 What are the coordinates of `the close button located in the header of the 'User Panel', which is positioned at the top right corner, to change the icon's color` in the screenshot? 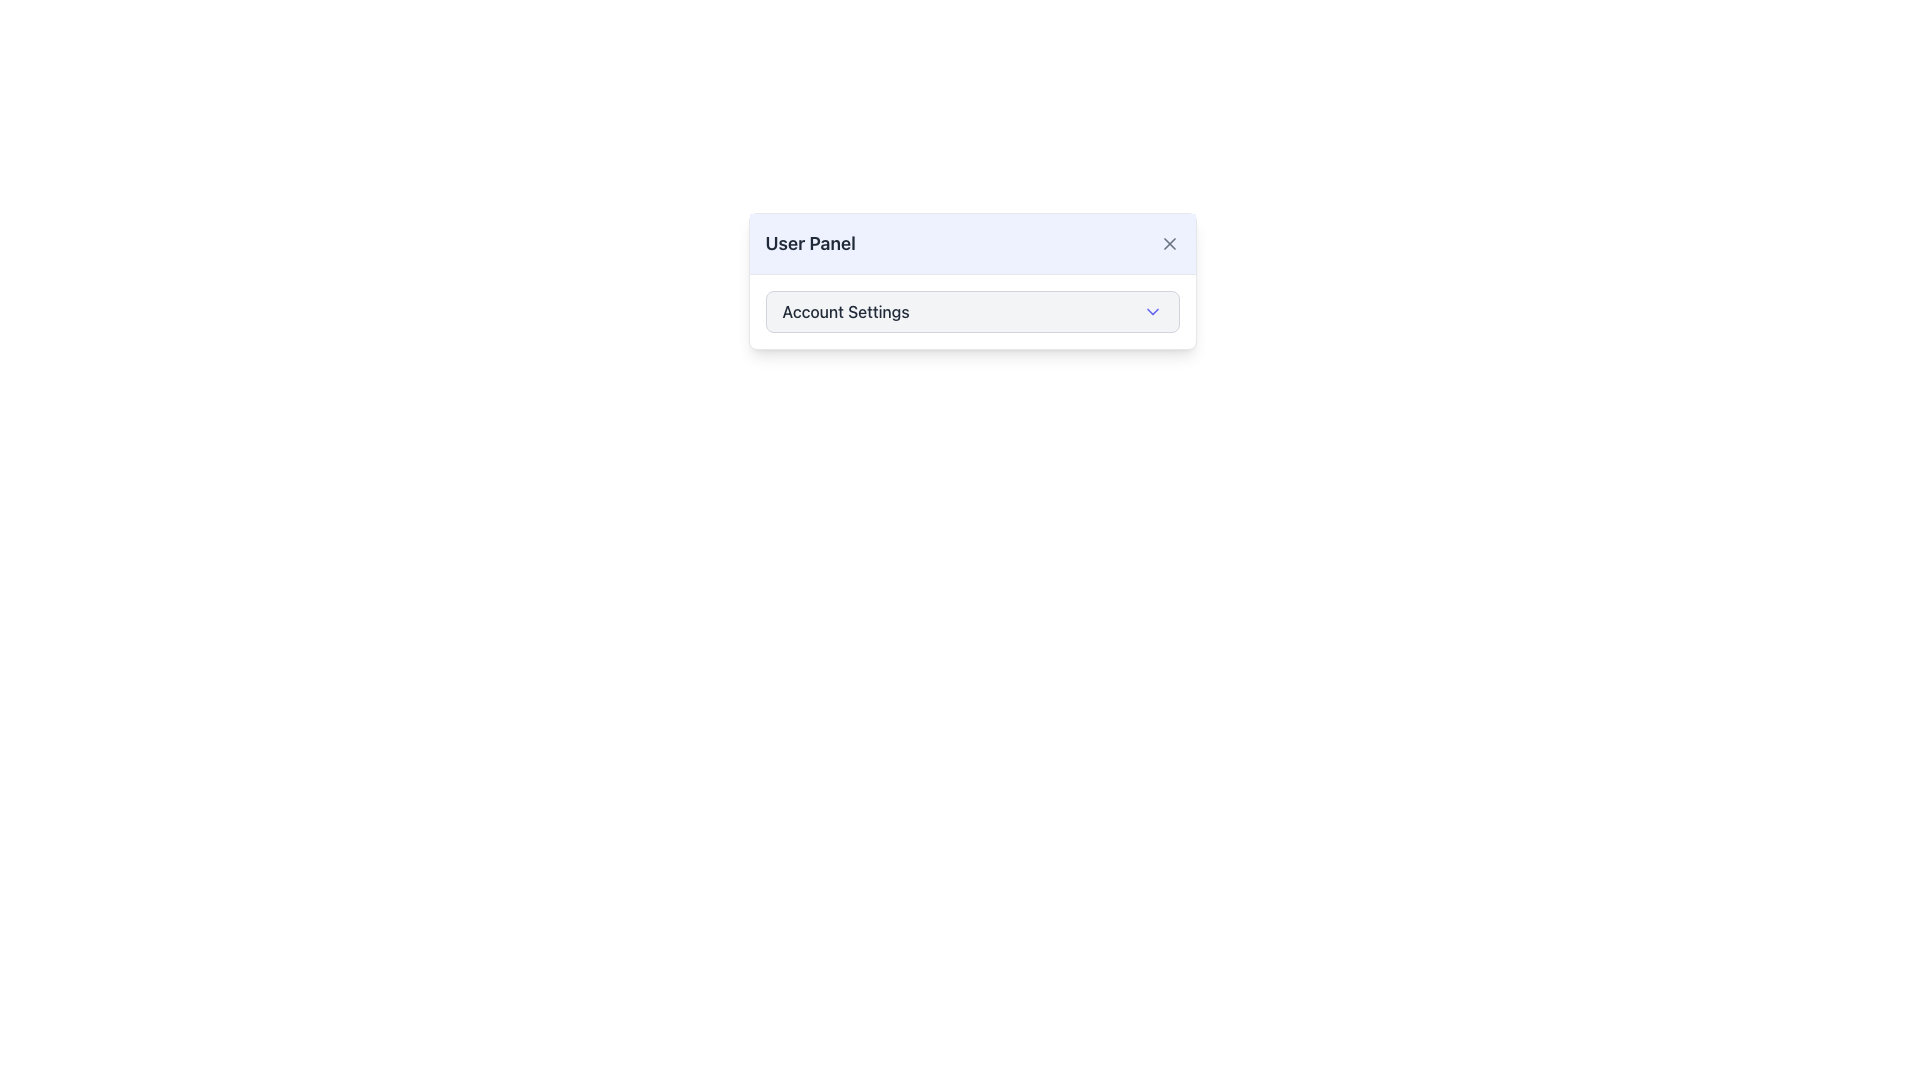 It's located at (1169, 242).